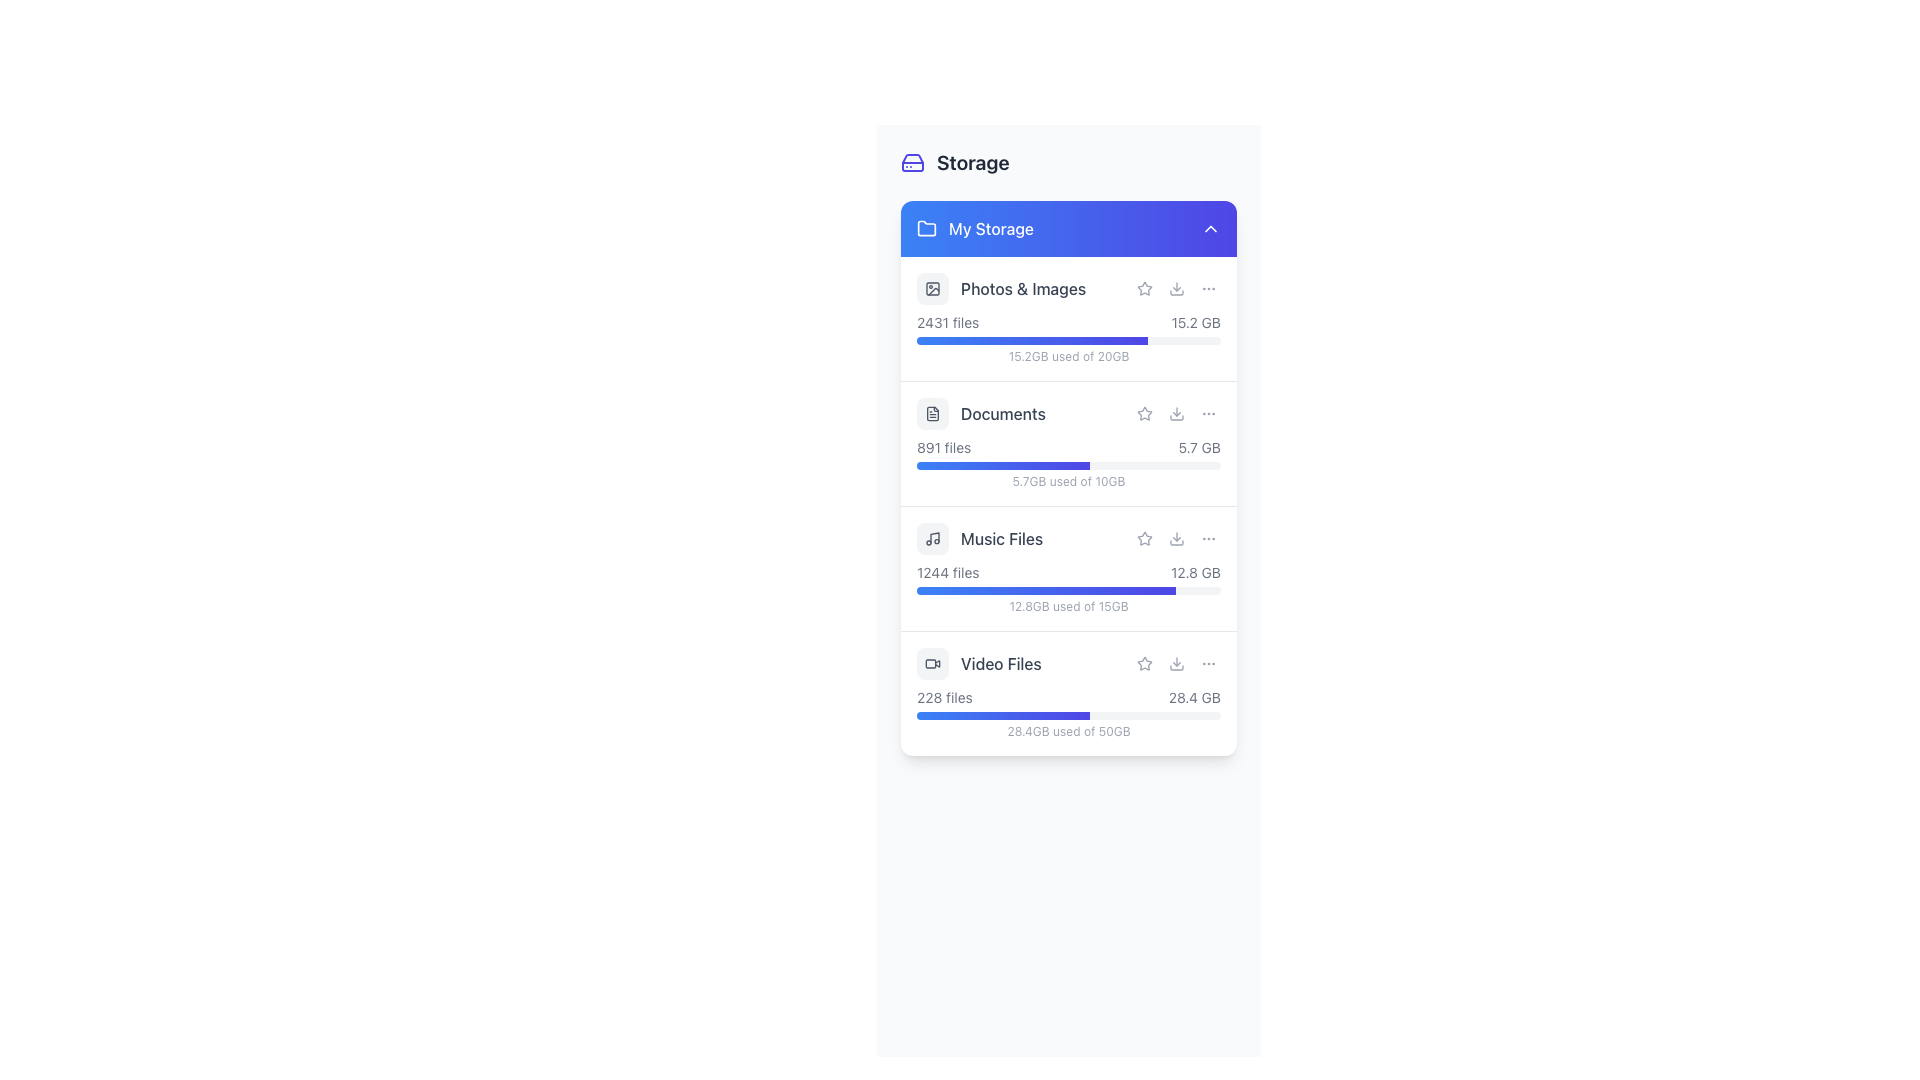 Image resolution: width=1920 pixels, height=1080 pixels. I want to click on storage details from the Information display with a progress bar indicating storage usage located in the 'Photos & Images' section of 'My Storage', so click(1068, 338).